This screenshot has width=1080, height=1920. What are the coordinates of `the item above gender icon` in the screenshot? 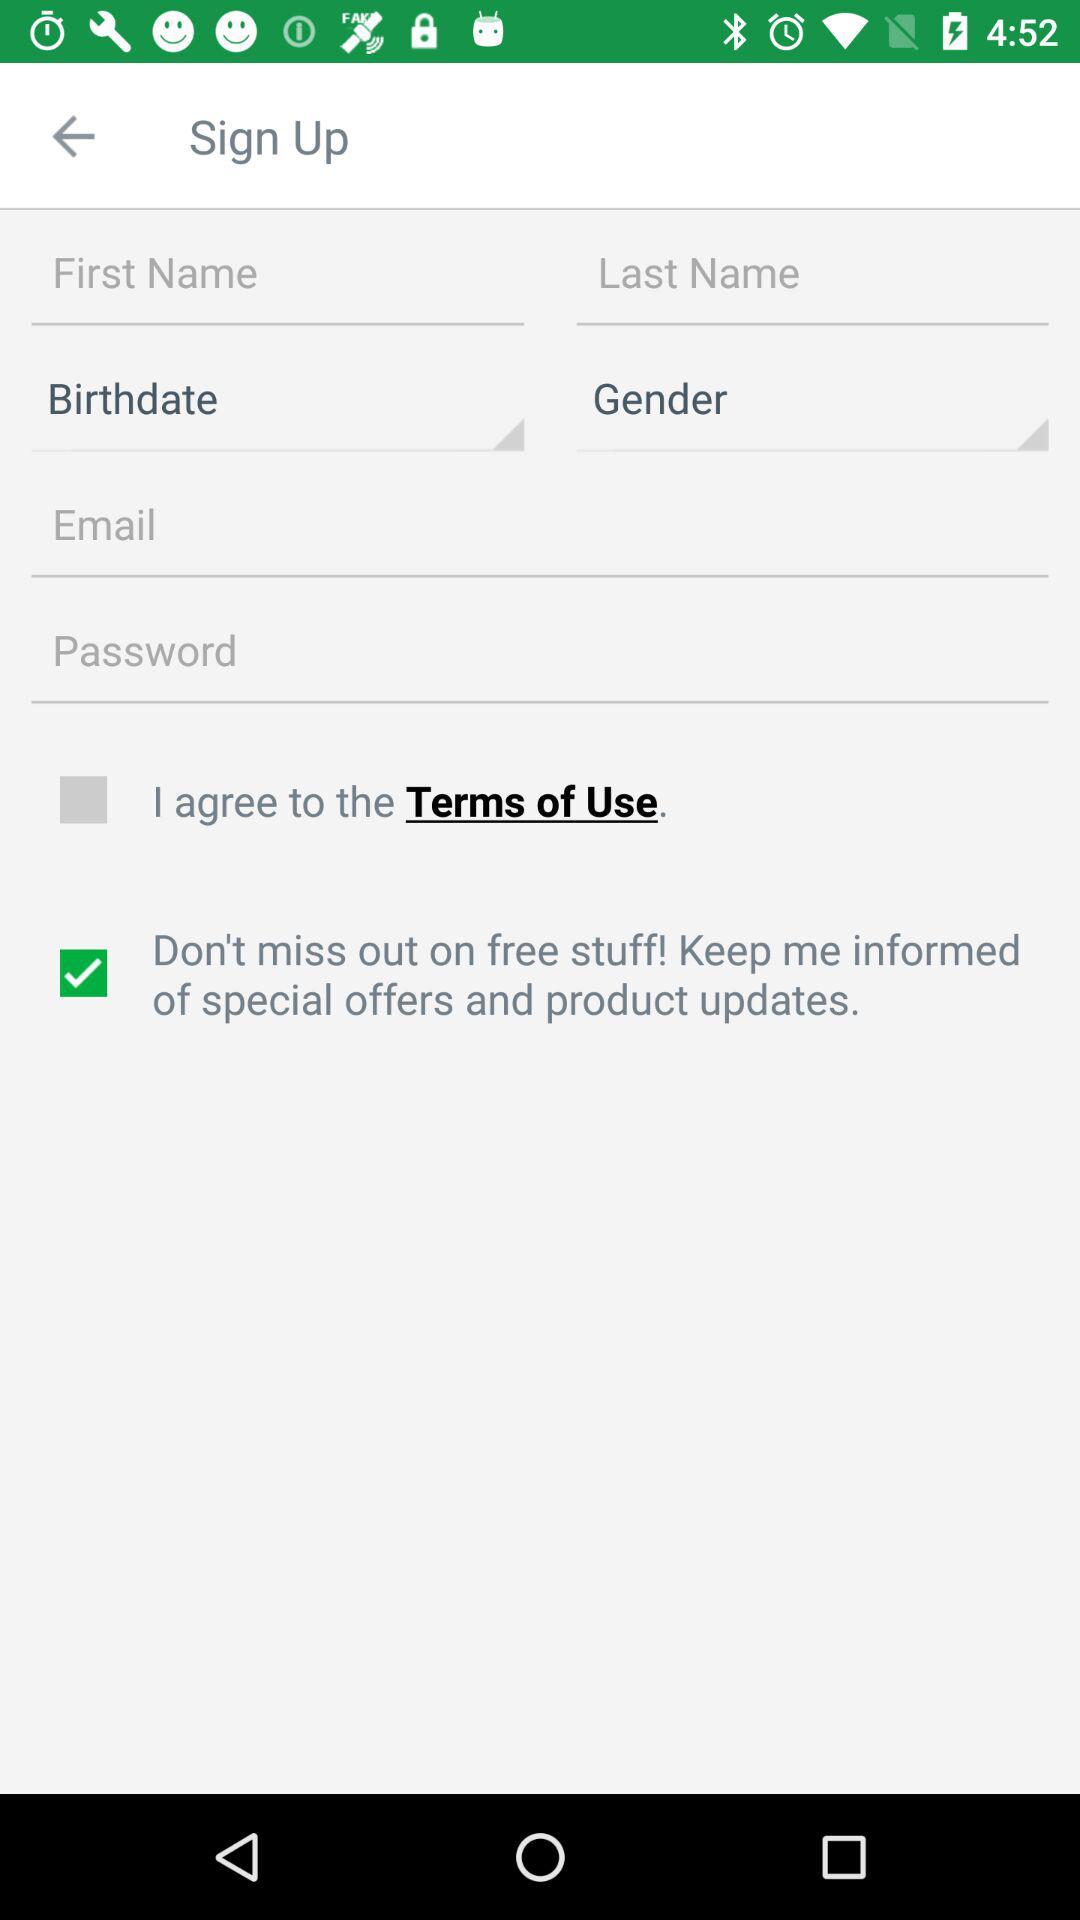 It's located at (812, 272).